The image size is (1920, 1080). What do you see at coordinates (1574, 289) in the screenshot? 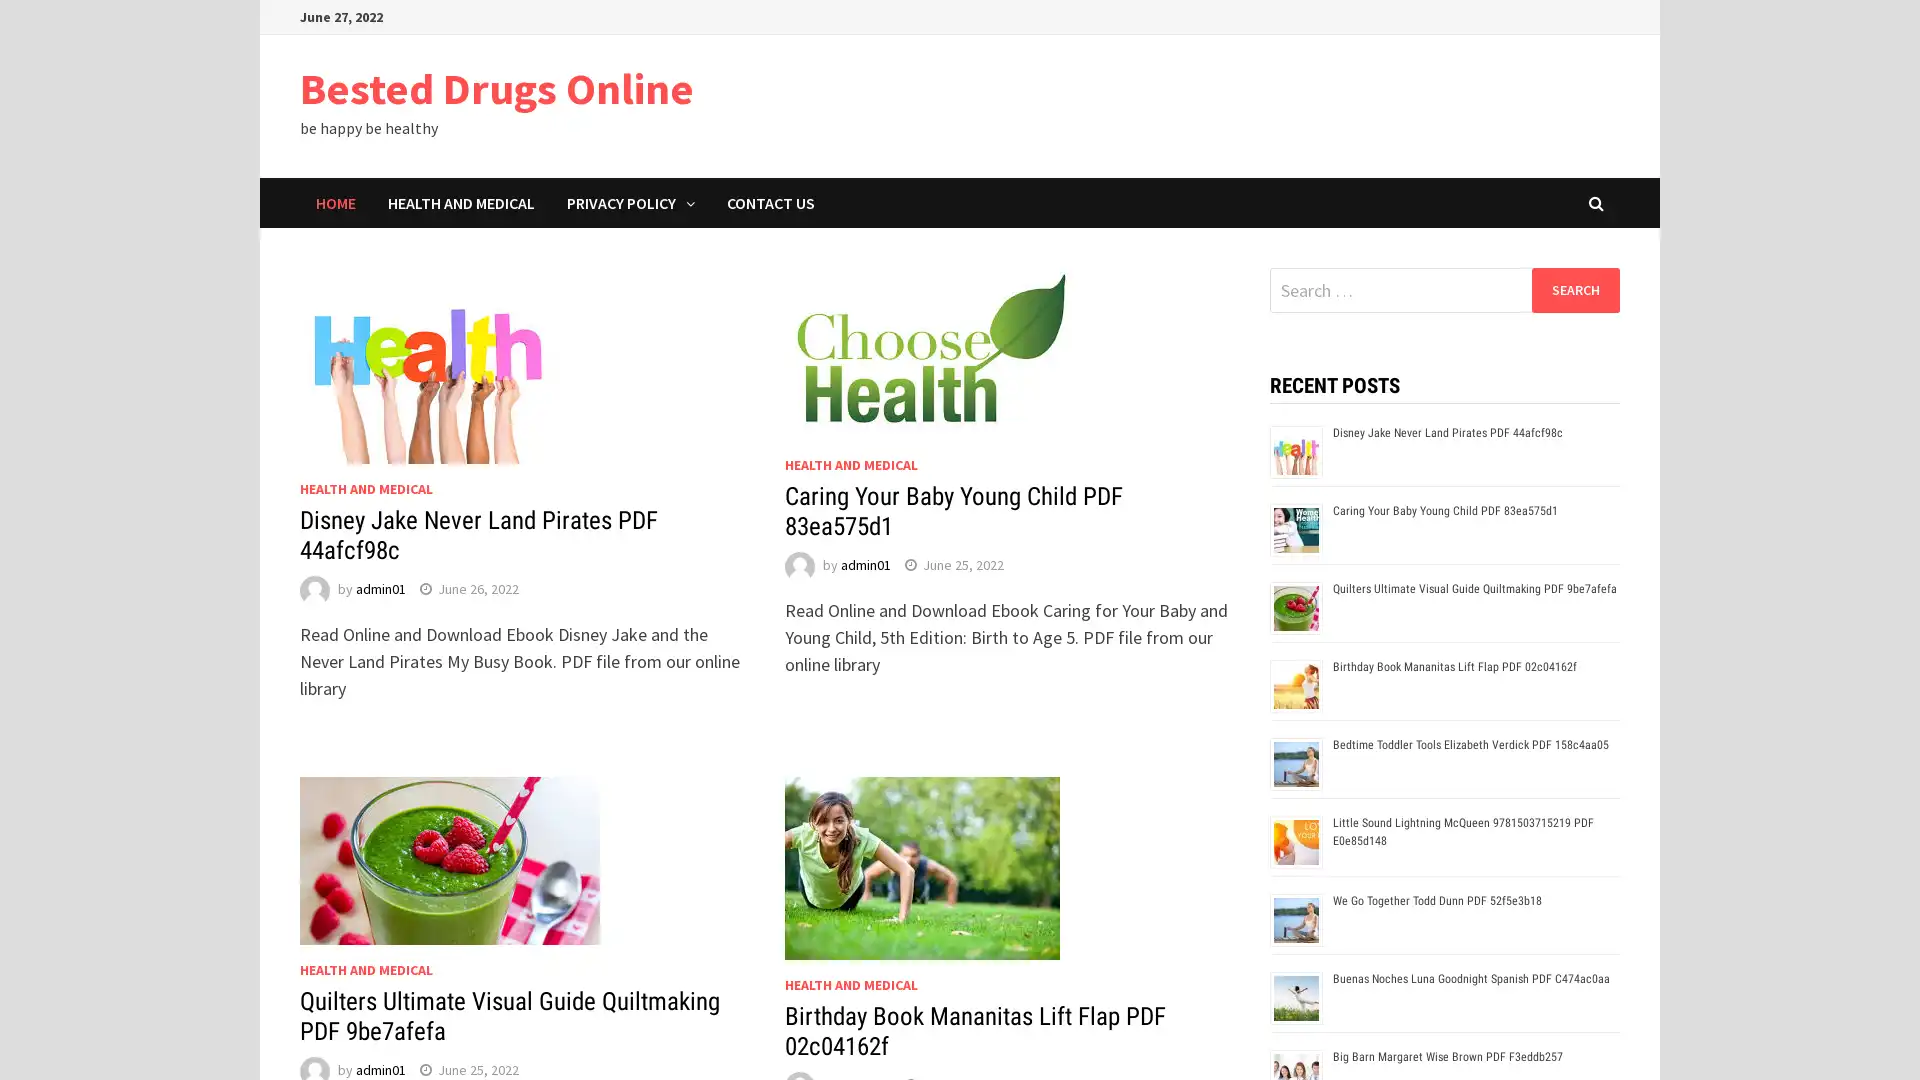
I see `Search` at bounding box center [1574, 289].